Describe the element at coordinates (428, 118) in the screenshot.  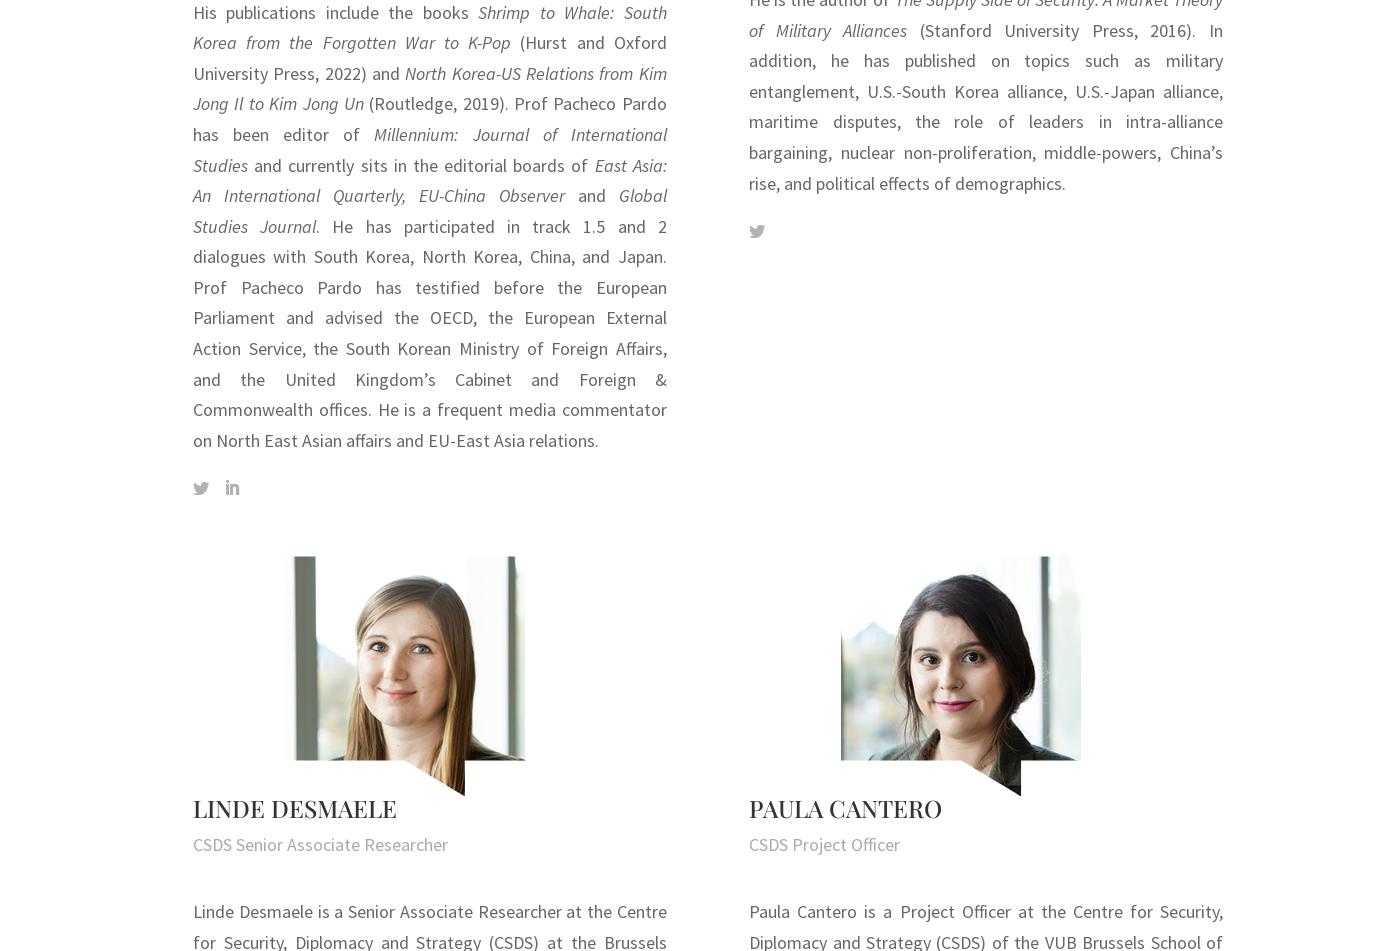
I see `'(Routledge, 2019). Prof Pacheco Pardo has been editor of'` at that location.